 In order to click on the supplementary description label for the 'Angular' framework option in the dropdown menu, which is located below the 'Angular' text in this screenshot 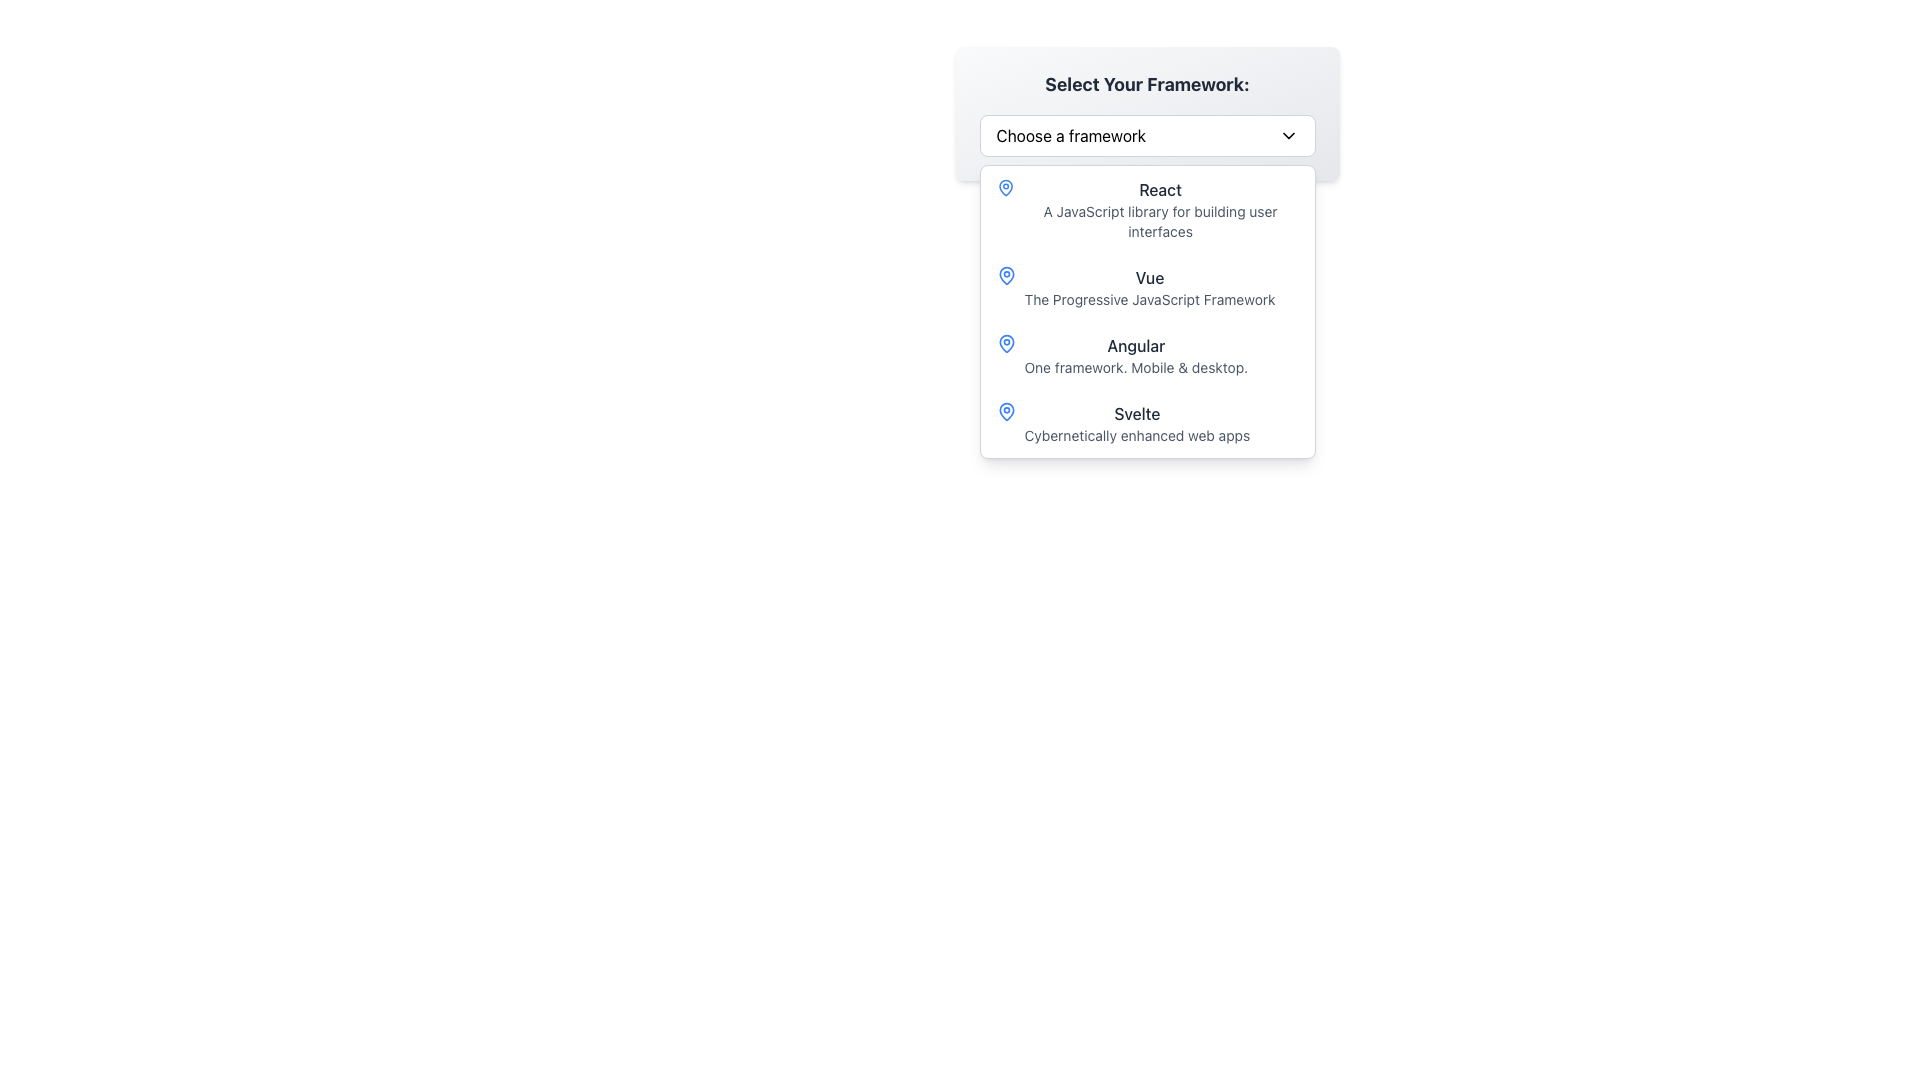, I will do `click(1136, 367)`.